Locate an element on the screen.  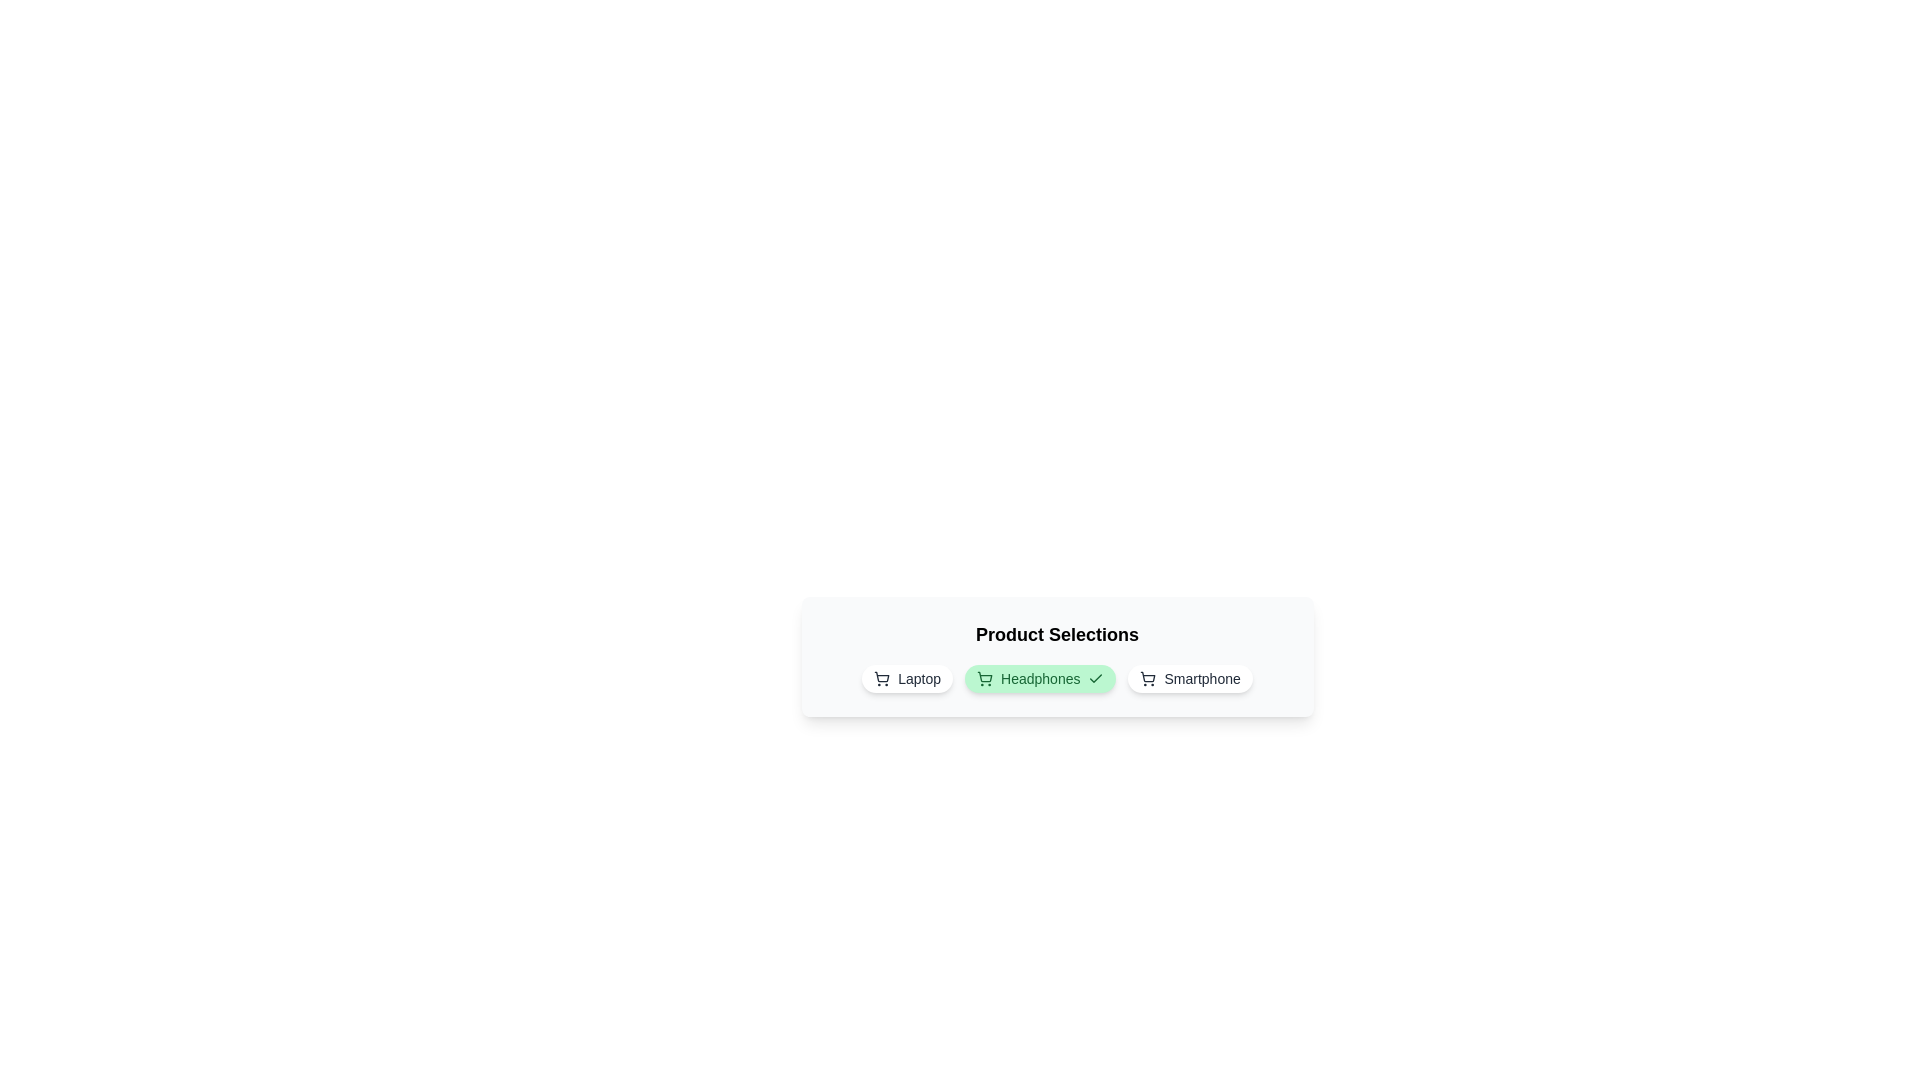
the product chip labeled Smartphone is located at coordinates (1190, 677).